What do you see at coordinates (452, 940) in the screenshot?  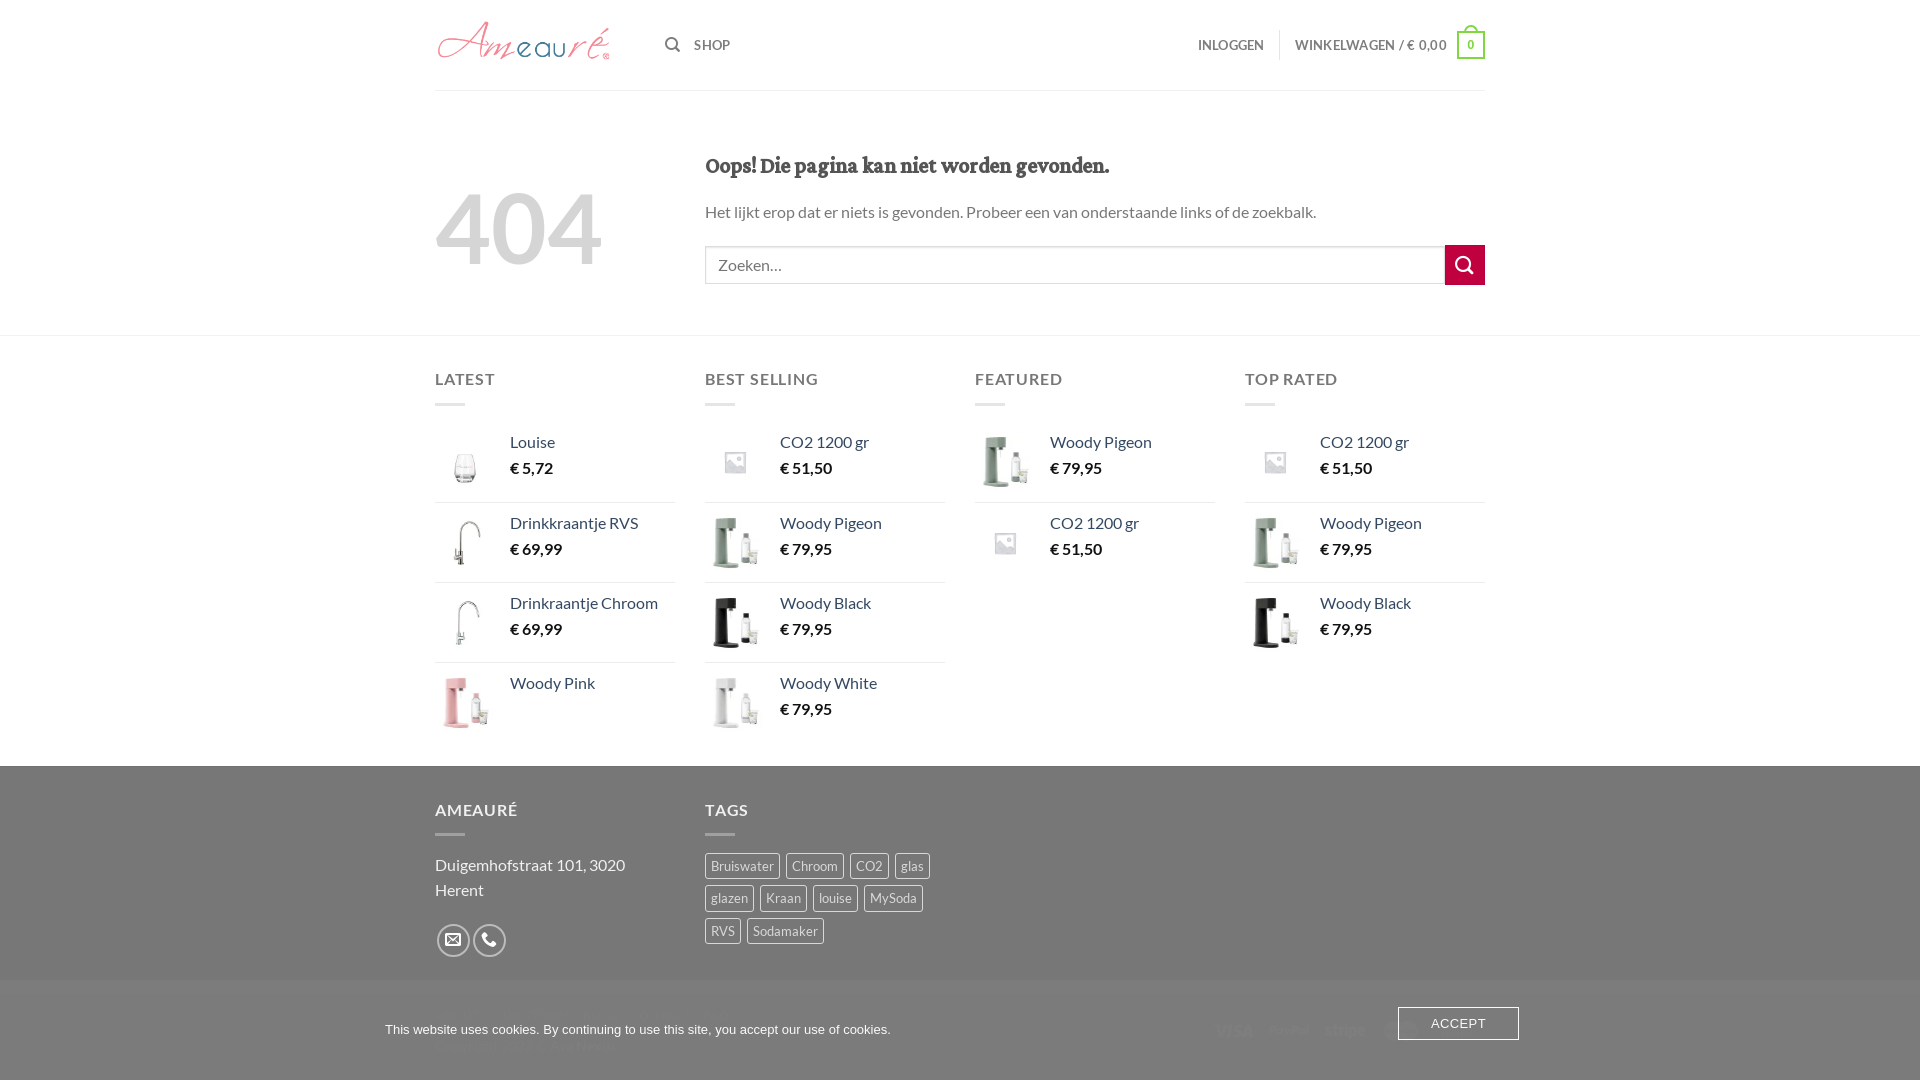 I see `'Stuur ons een e-mail'` at bounding box center [452, 940].